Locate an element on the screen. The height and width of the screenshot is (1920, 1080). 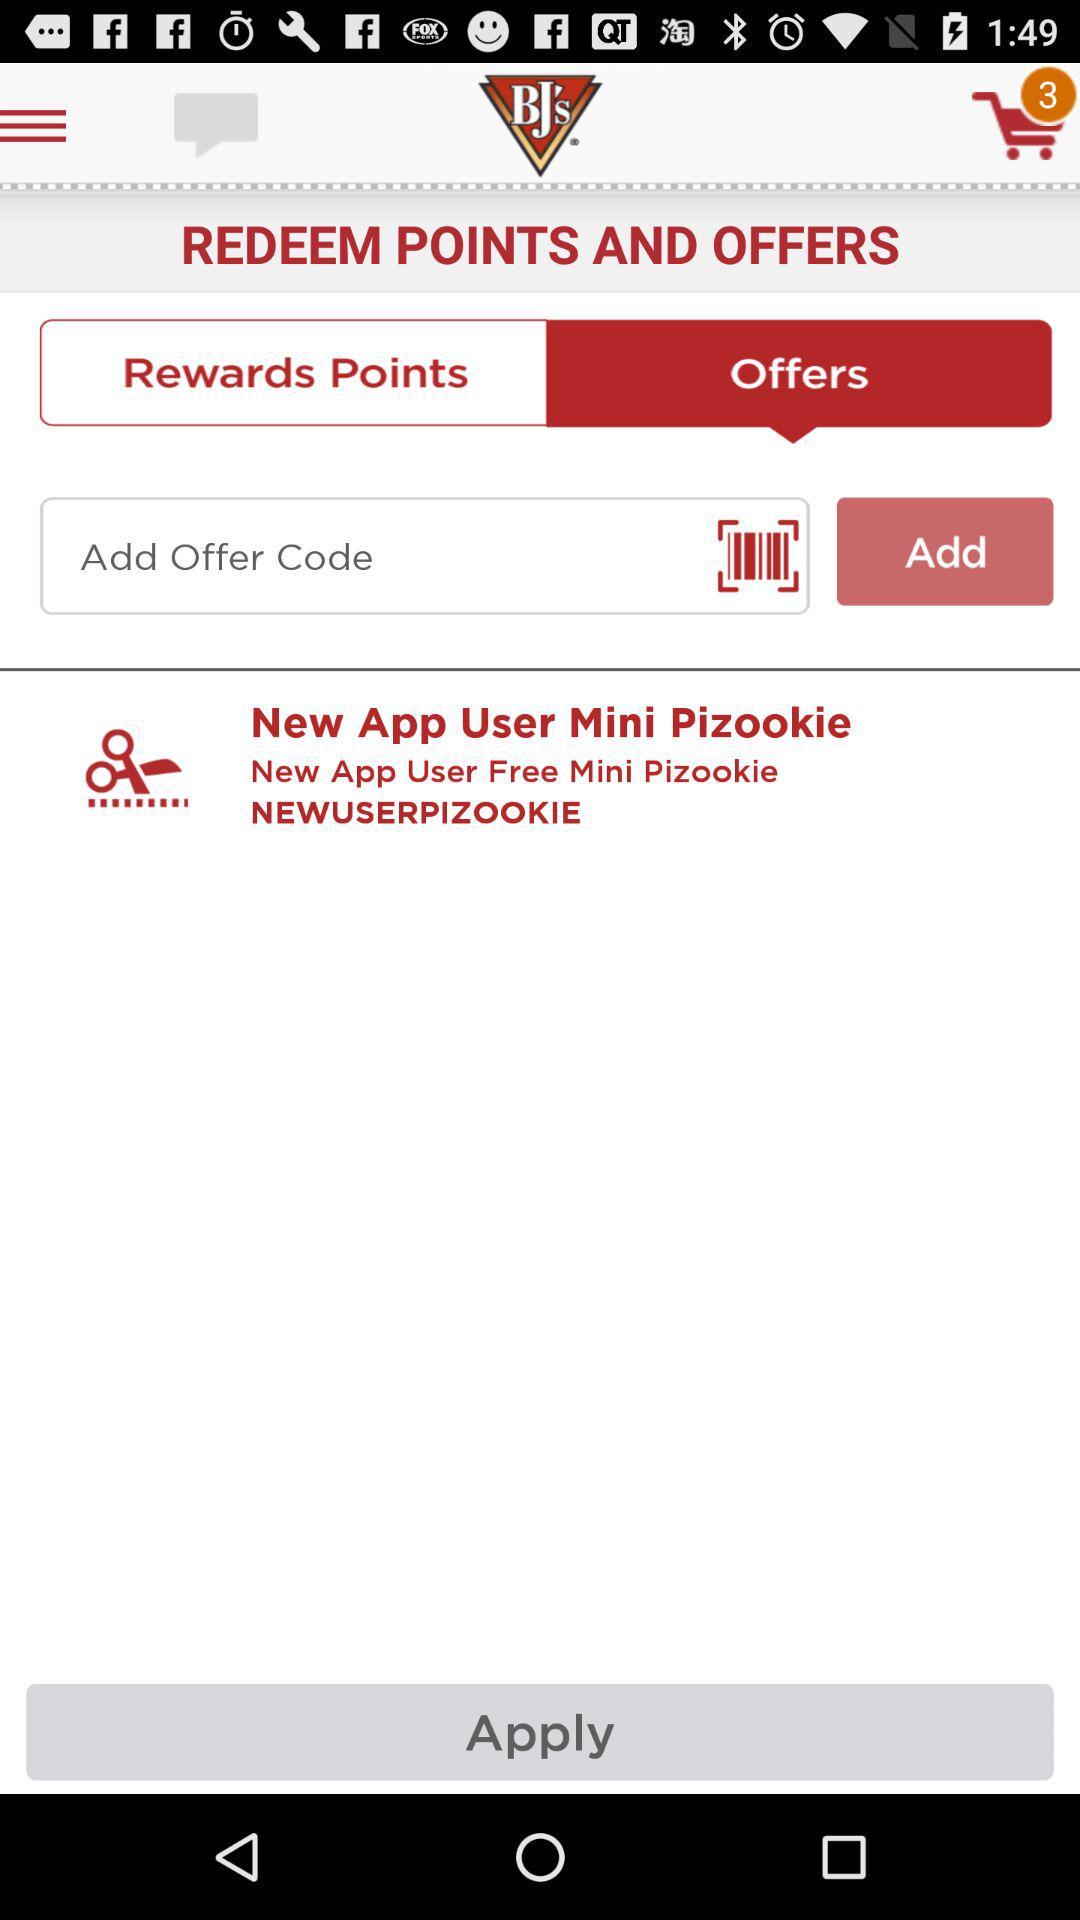
offers button is located at coordinates (799, 381).